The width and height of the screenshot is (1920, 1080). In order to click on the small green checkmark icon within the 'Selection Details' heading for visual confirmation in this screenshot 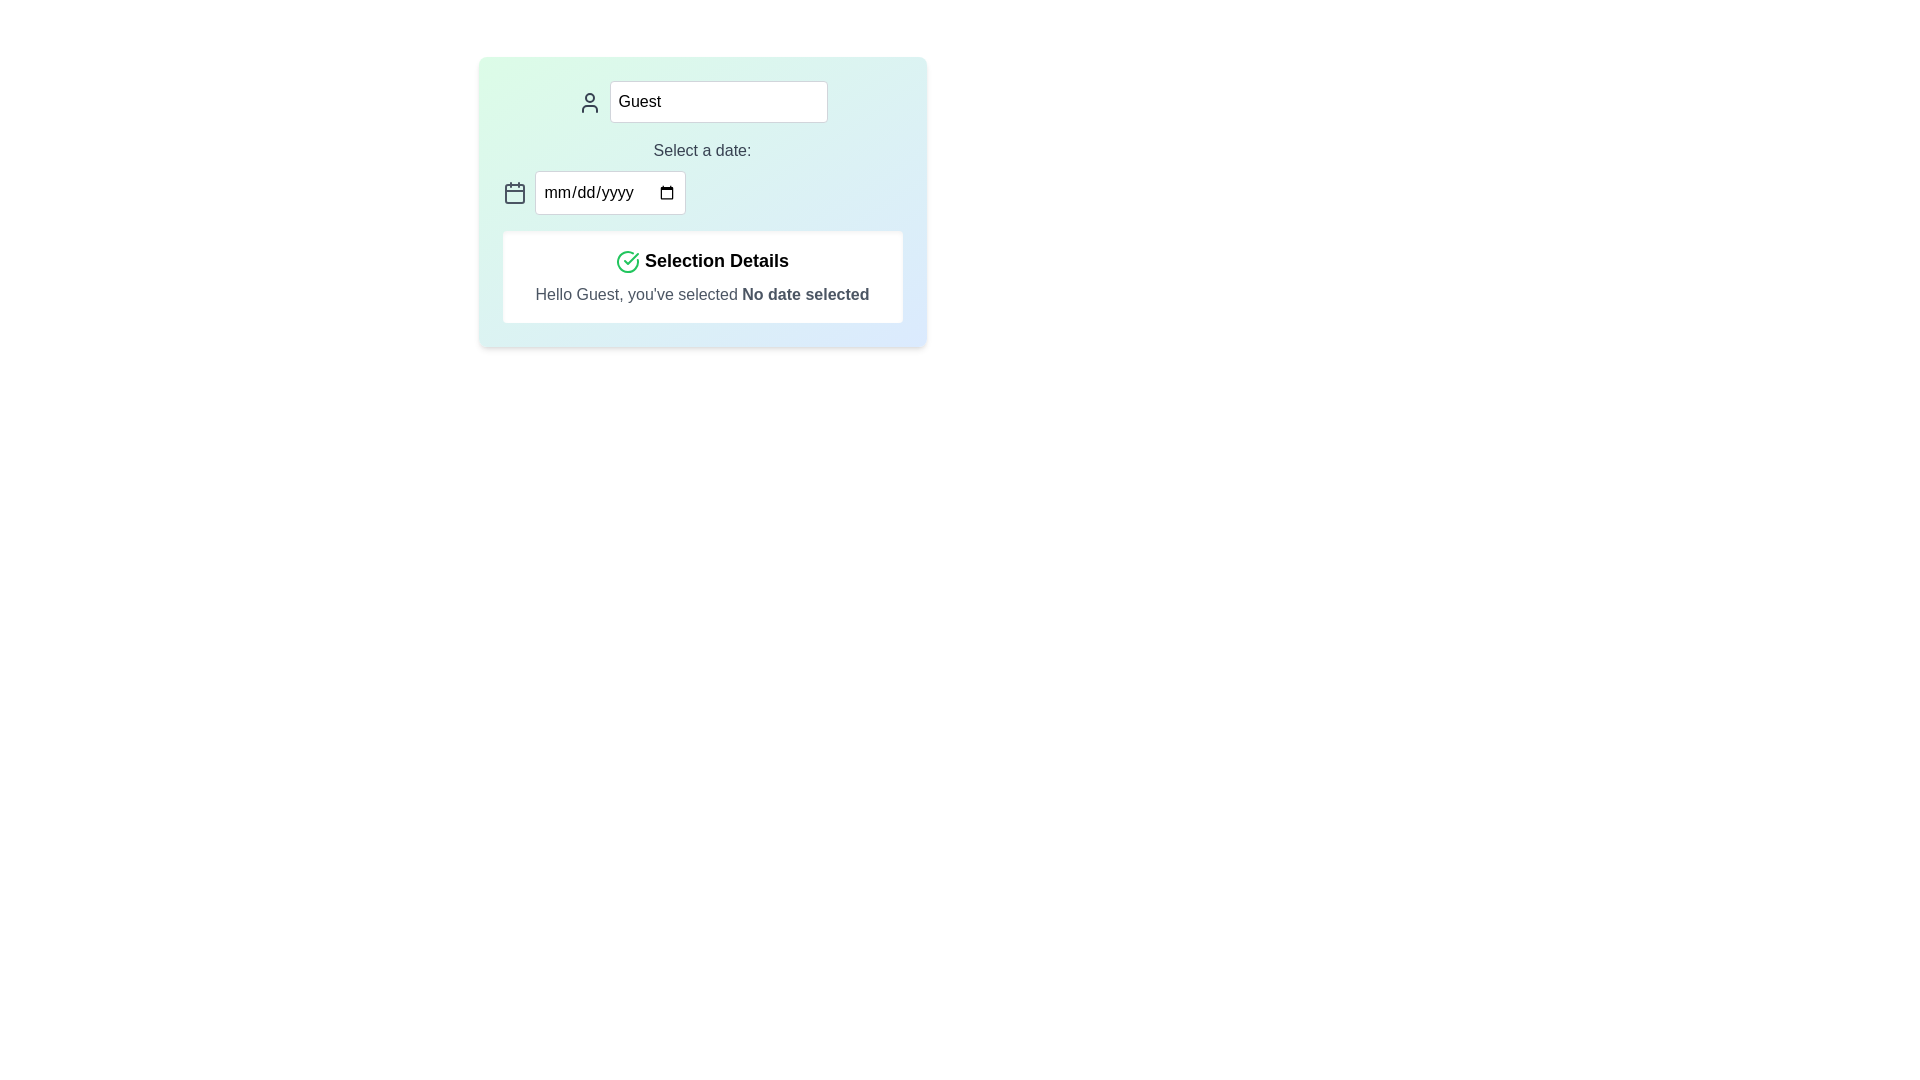, I will do `click(630, 258)`.